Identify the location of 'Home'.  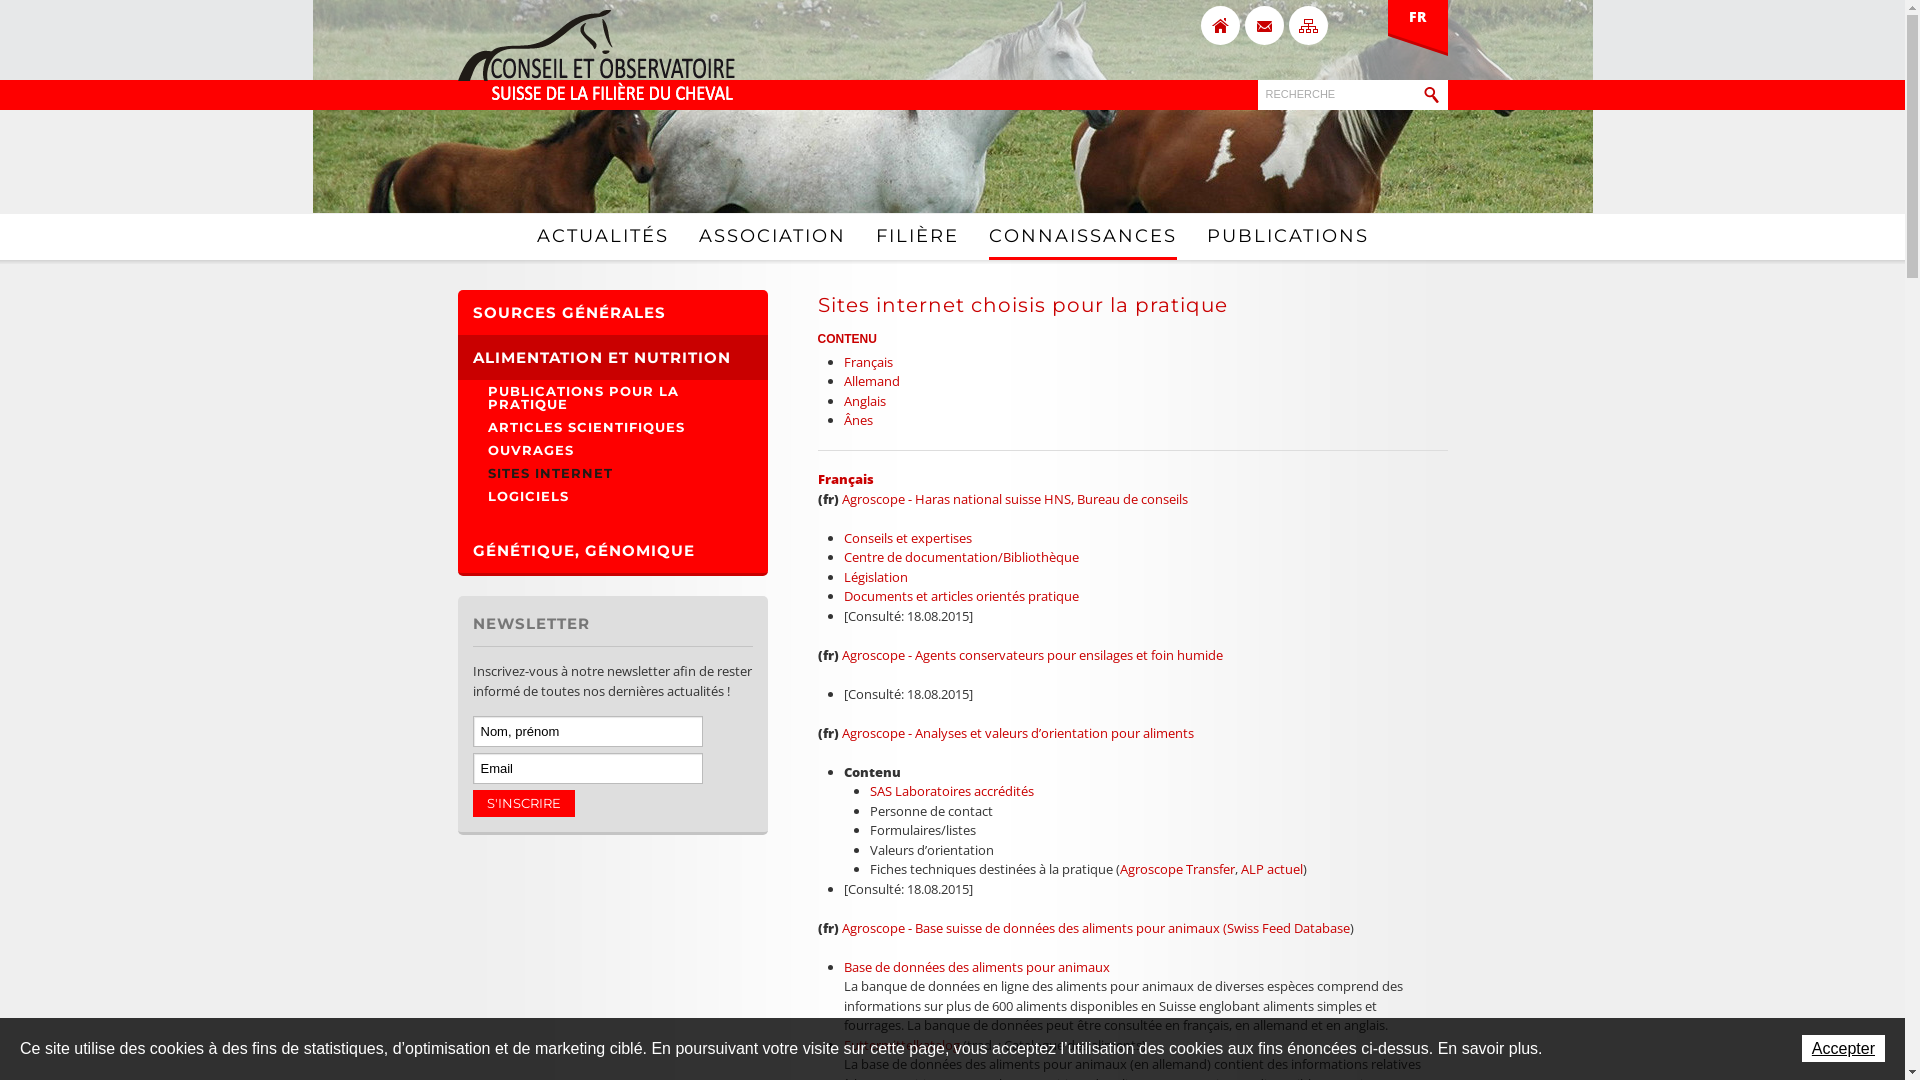
(1218, 25).